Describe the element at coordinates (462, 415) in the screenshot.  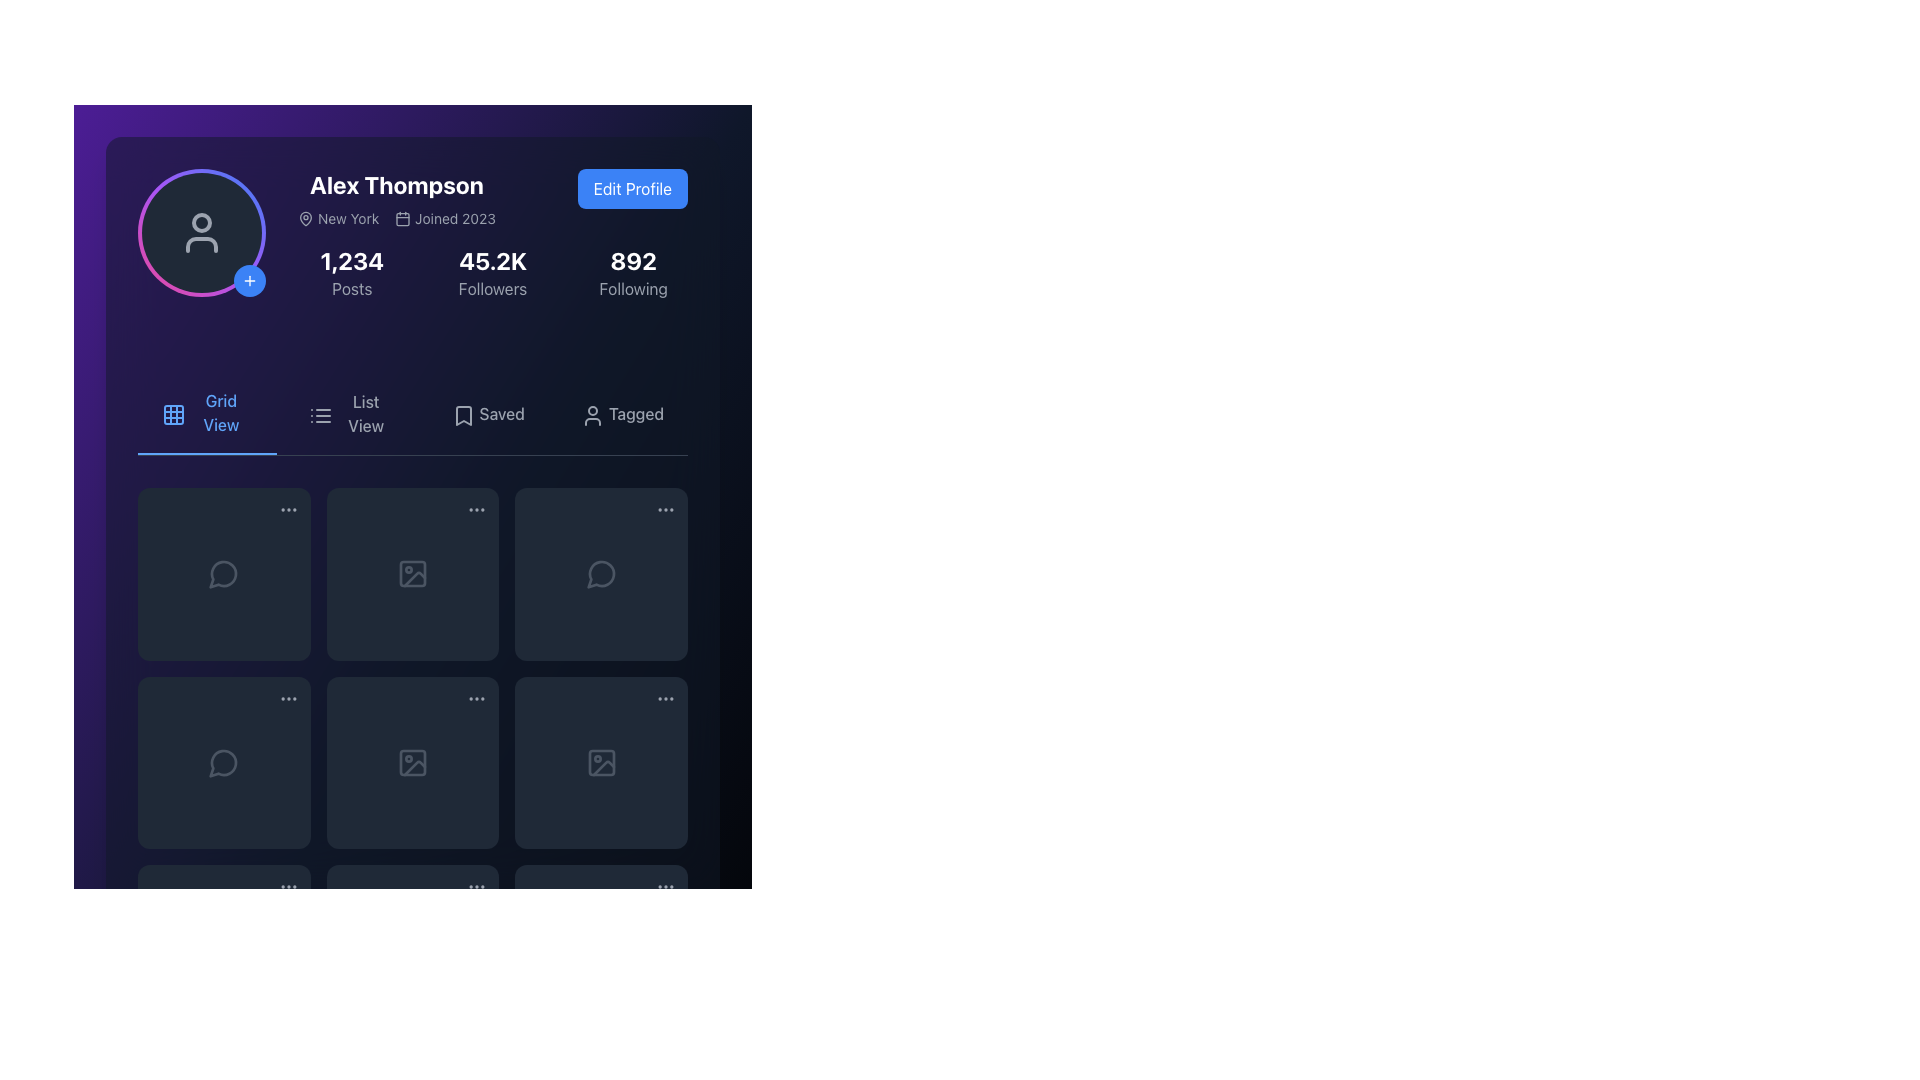
I see `the bookmark icon, which is a stylized outline of a bookmark adjacent to the 'Saved' label in the navigation options on the user's dashboard interface` at that location.